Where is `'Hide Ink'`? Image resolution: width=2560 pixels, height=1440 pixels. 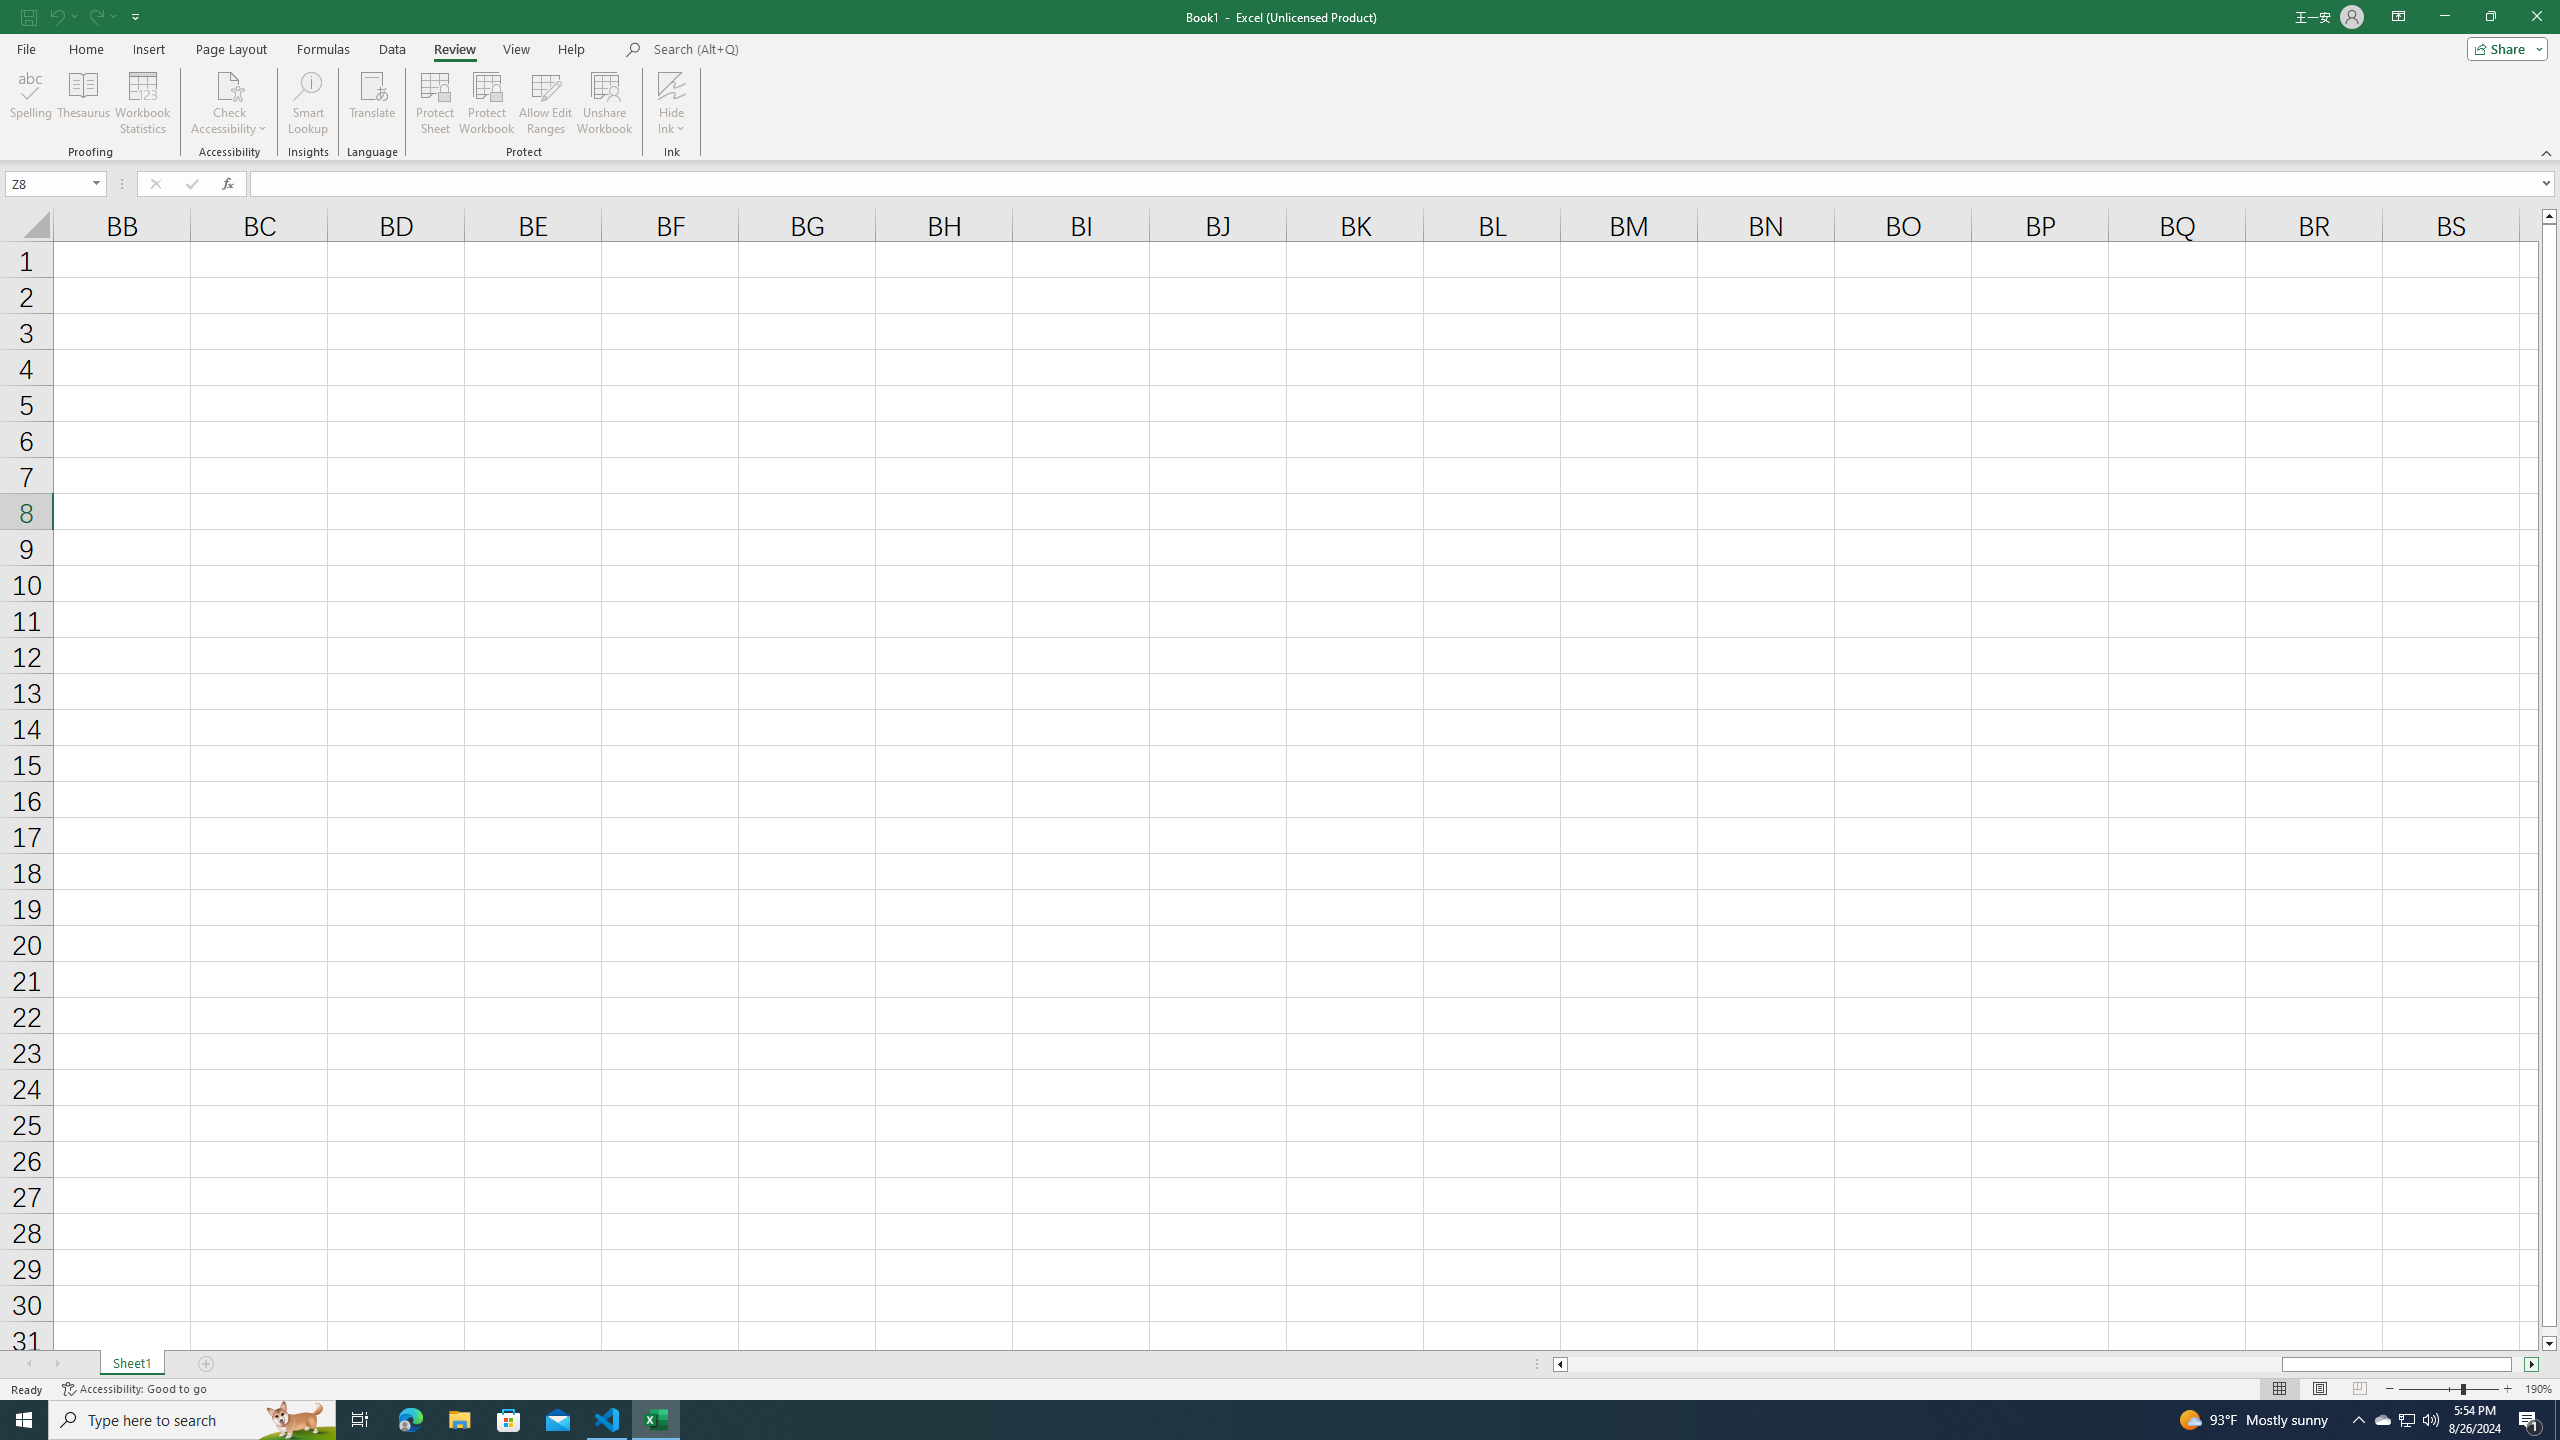
'Hide Ink' is located at coordinates (672, 84).